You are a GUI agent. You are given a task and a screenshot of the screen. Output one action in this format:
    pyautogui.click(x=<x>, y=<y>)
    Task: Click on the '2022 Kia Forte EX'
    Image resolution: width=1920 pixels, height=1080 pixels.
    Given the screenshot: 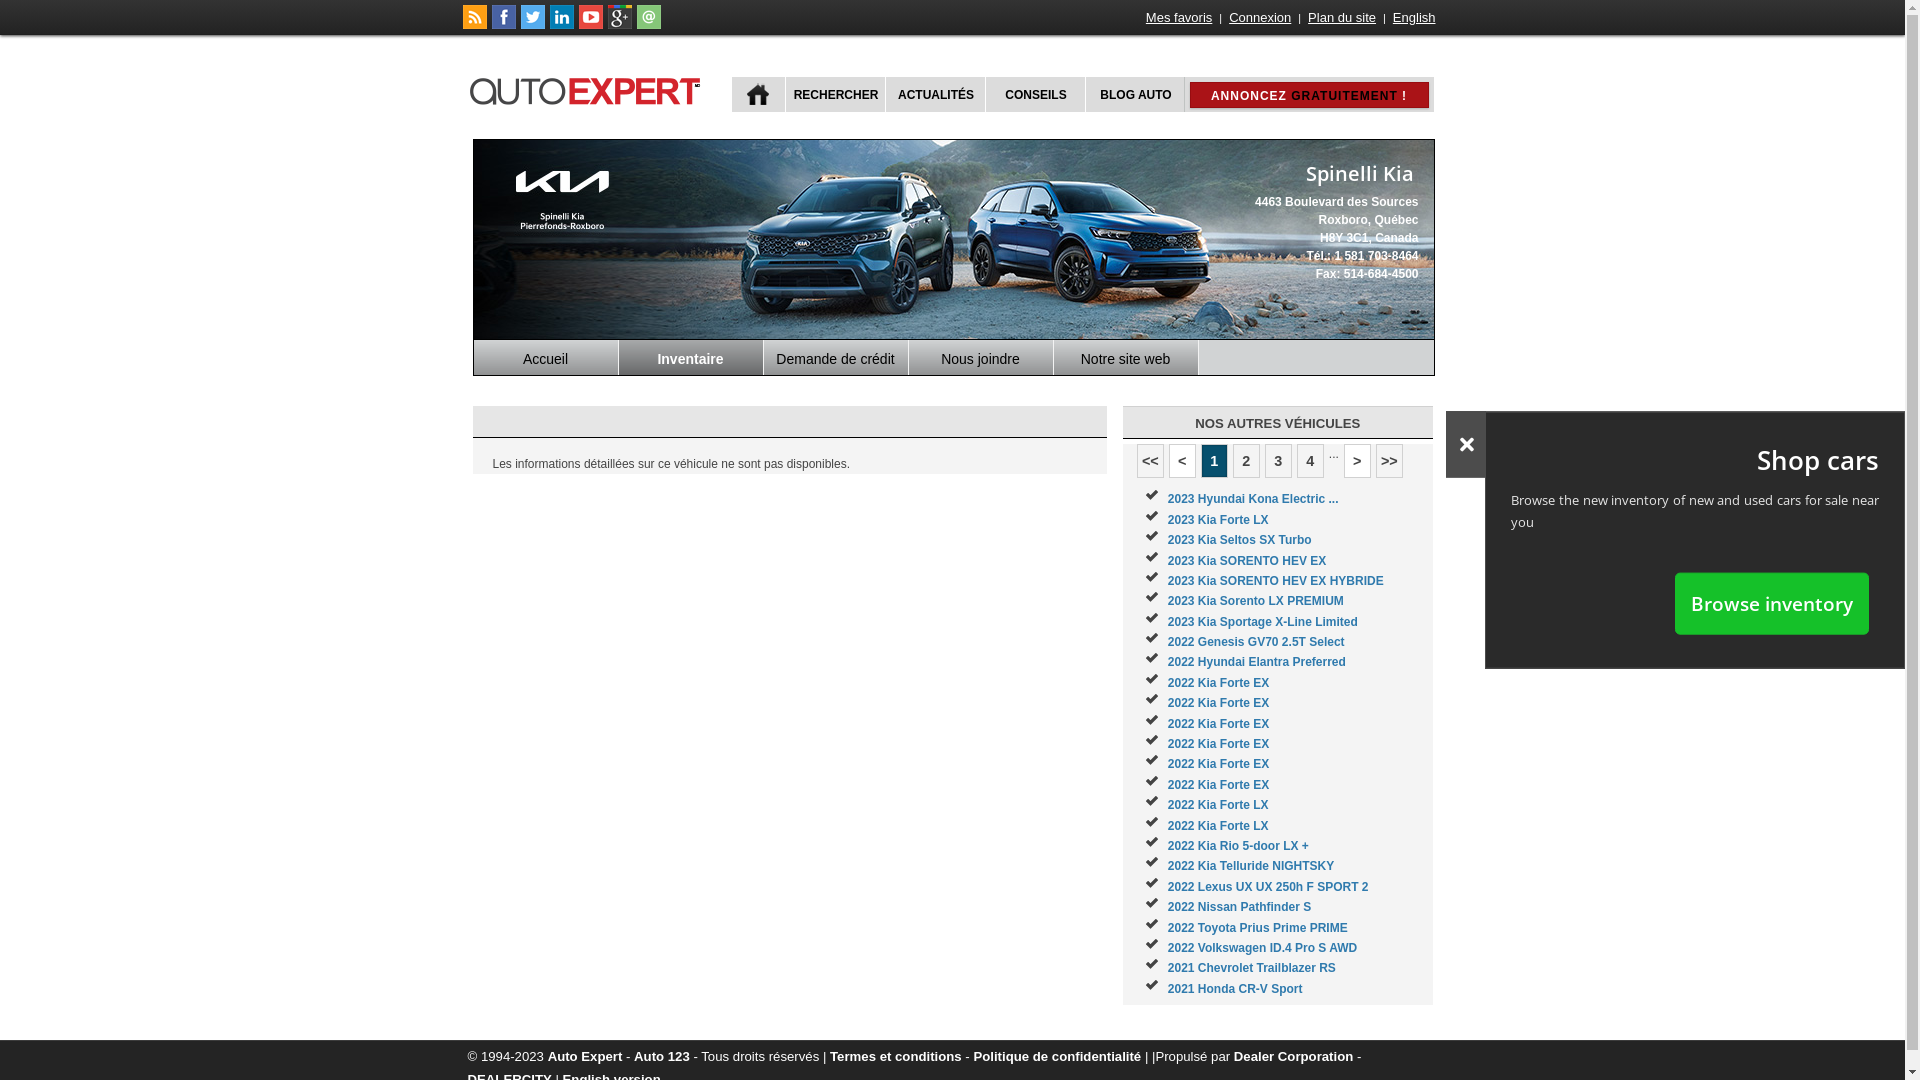 What is the action you would take?
    pyautogui.click(x=1217, y=744)
    